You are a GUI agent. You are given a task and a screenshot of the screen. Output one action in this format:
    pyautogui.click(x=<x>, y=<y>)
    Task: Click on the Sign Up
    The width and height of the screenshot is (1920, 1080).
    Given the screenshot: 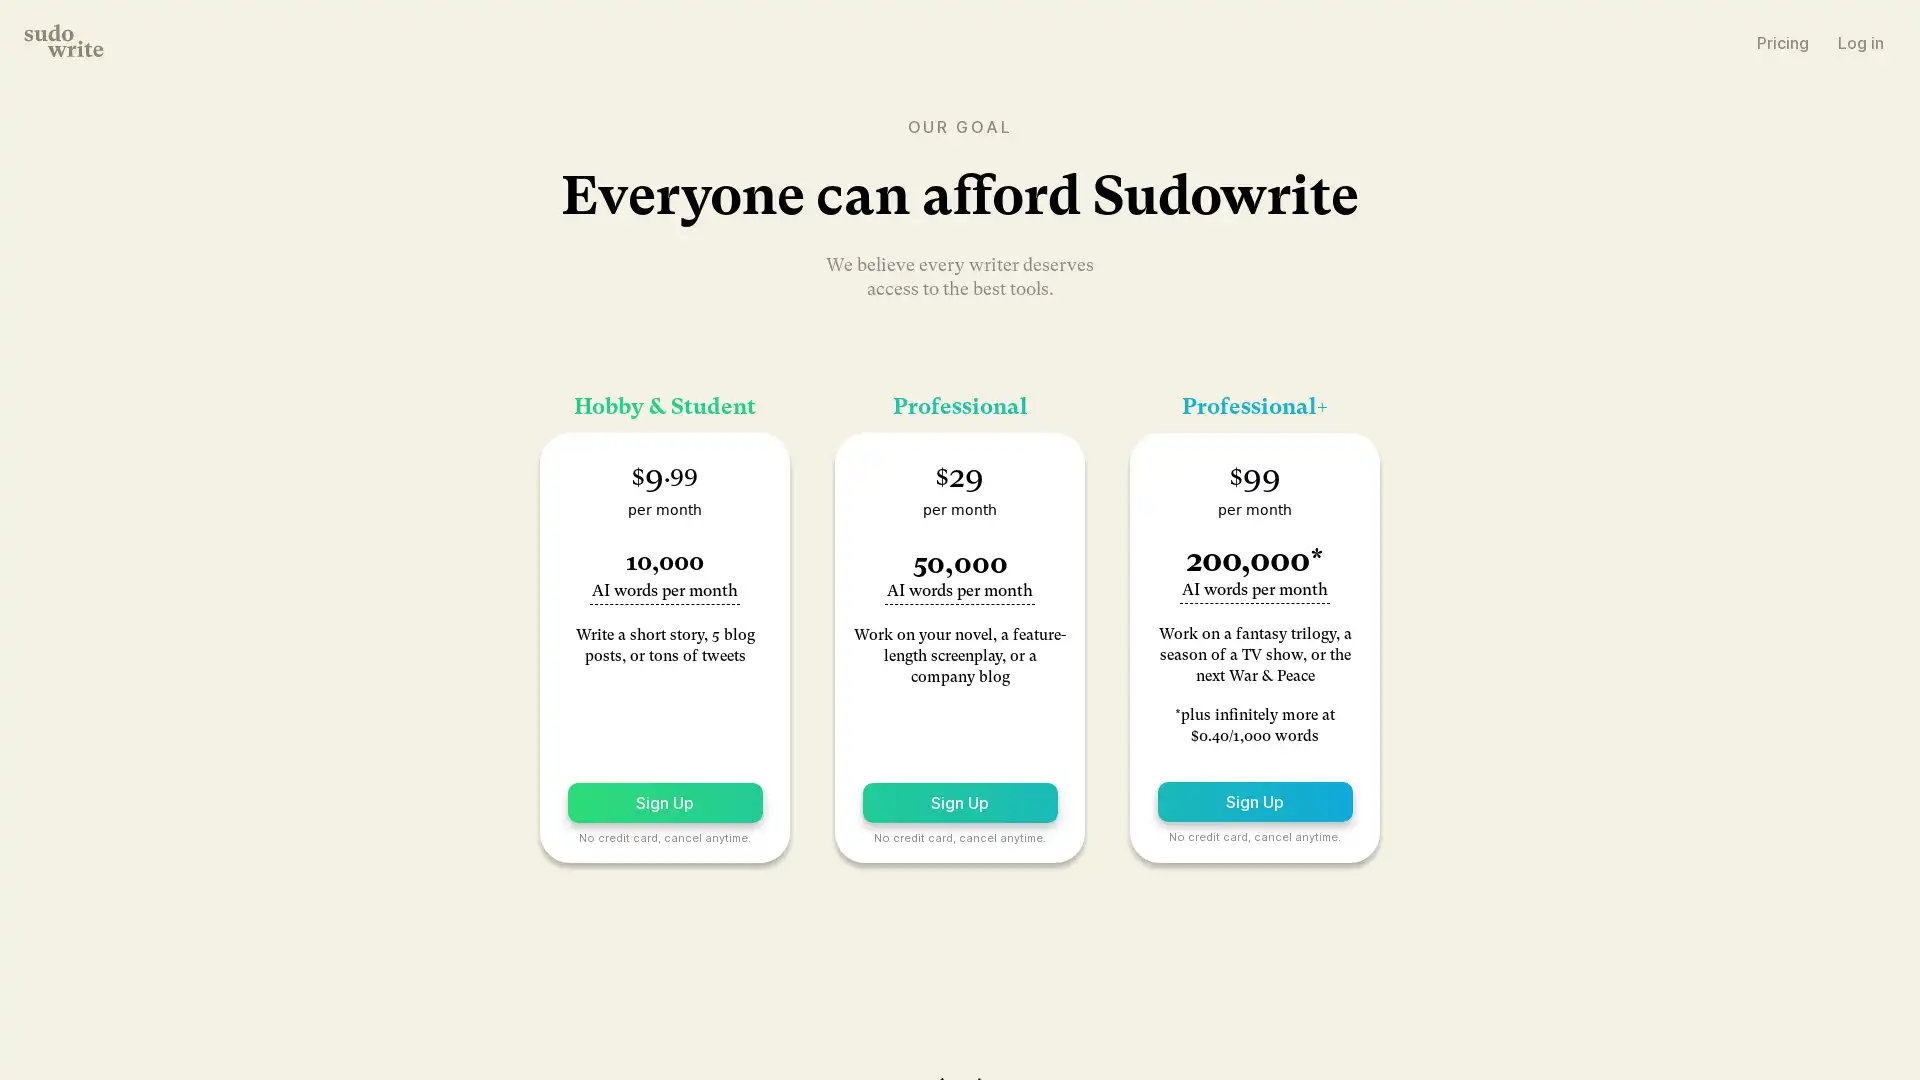 What is the action you would take?
    pyautogui.click(x=958, y=801)
    